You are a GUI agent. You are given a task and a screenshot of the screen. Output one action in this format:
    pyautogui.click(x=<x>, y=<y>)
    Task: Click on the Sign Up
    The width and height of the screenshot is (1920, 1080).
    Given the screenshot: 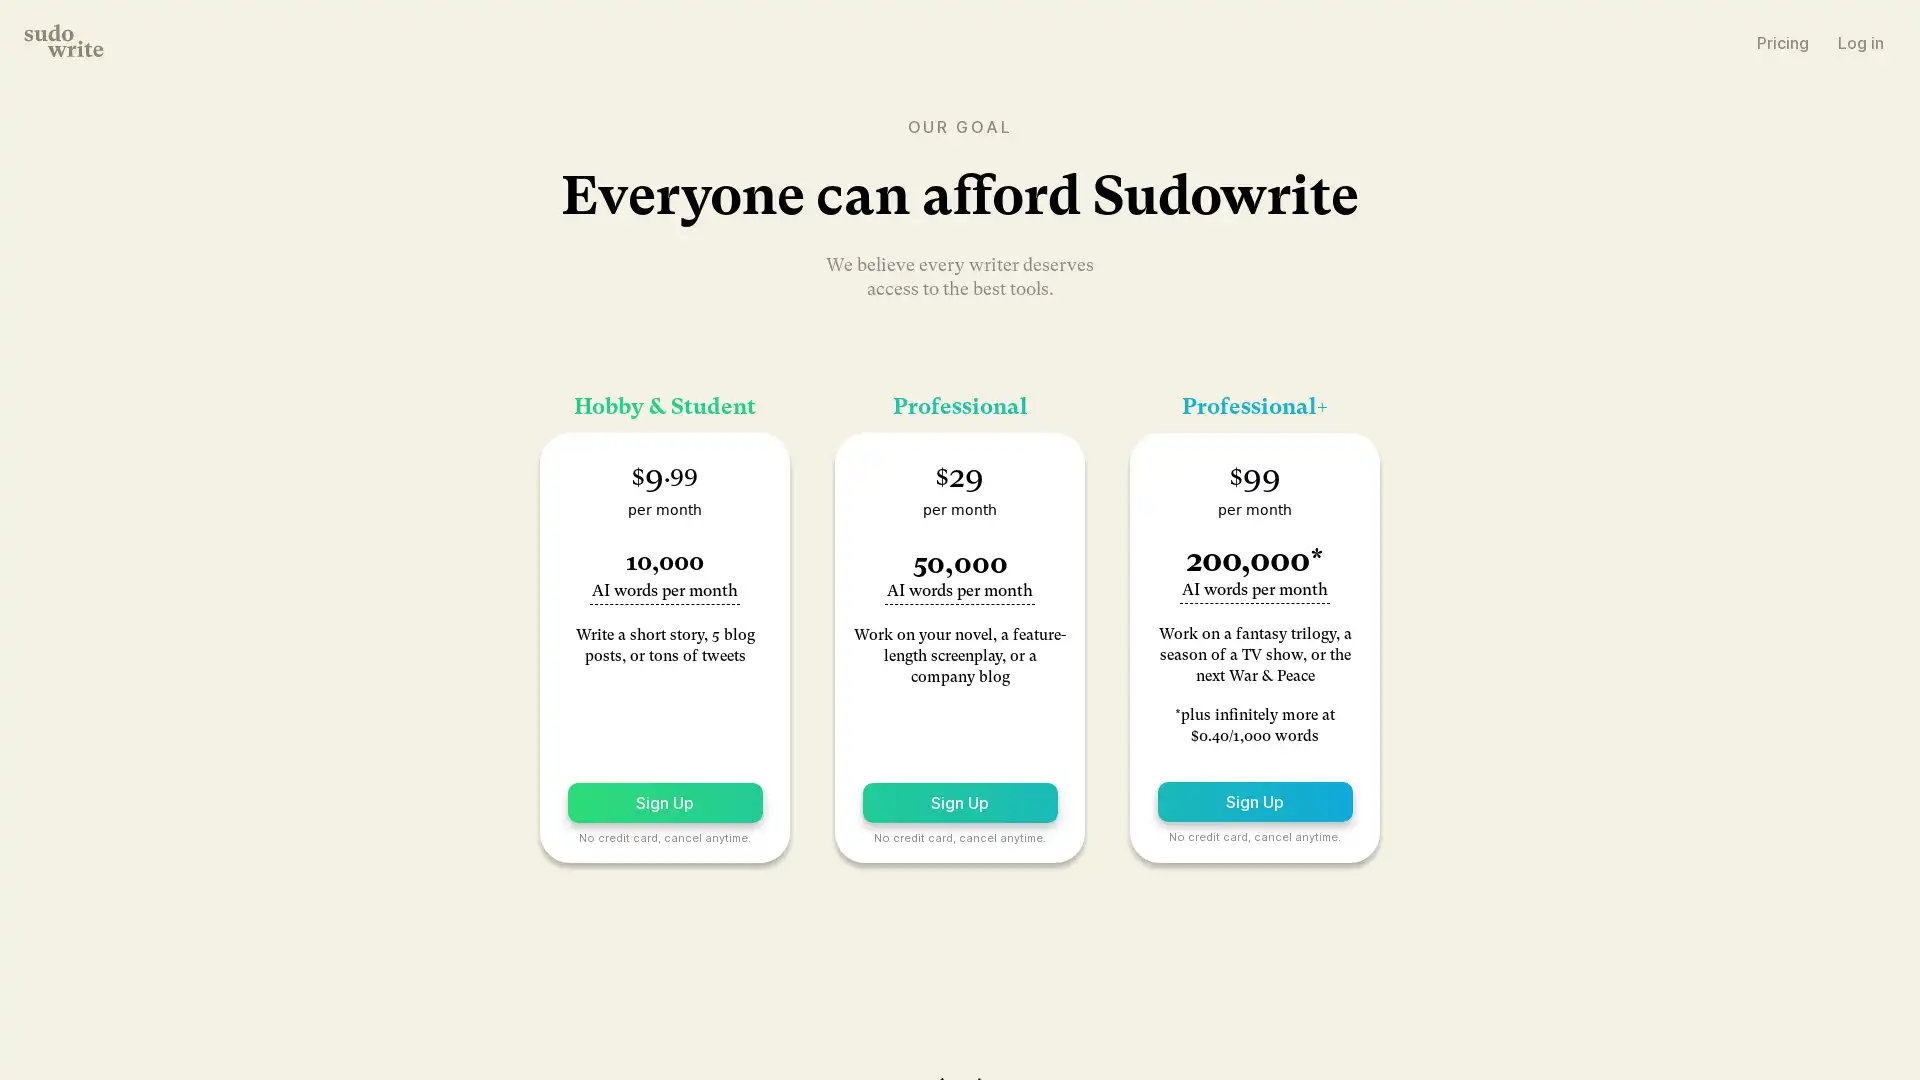 What is the action you would take?
    pyautogui.click(x=958, y=801)
    